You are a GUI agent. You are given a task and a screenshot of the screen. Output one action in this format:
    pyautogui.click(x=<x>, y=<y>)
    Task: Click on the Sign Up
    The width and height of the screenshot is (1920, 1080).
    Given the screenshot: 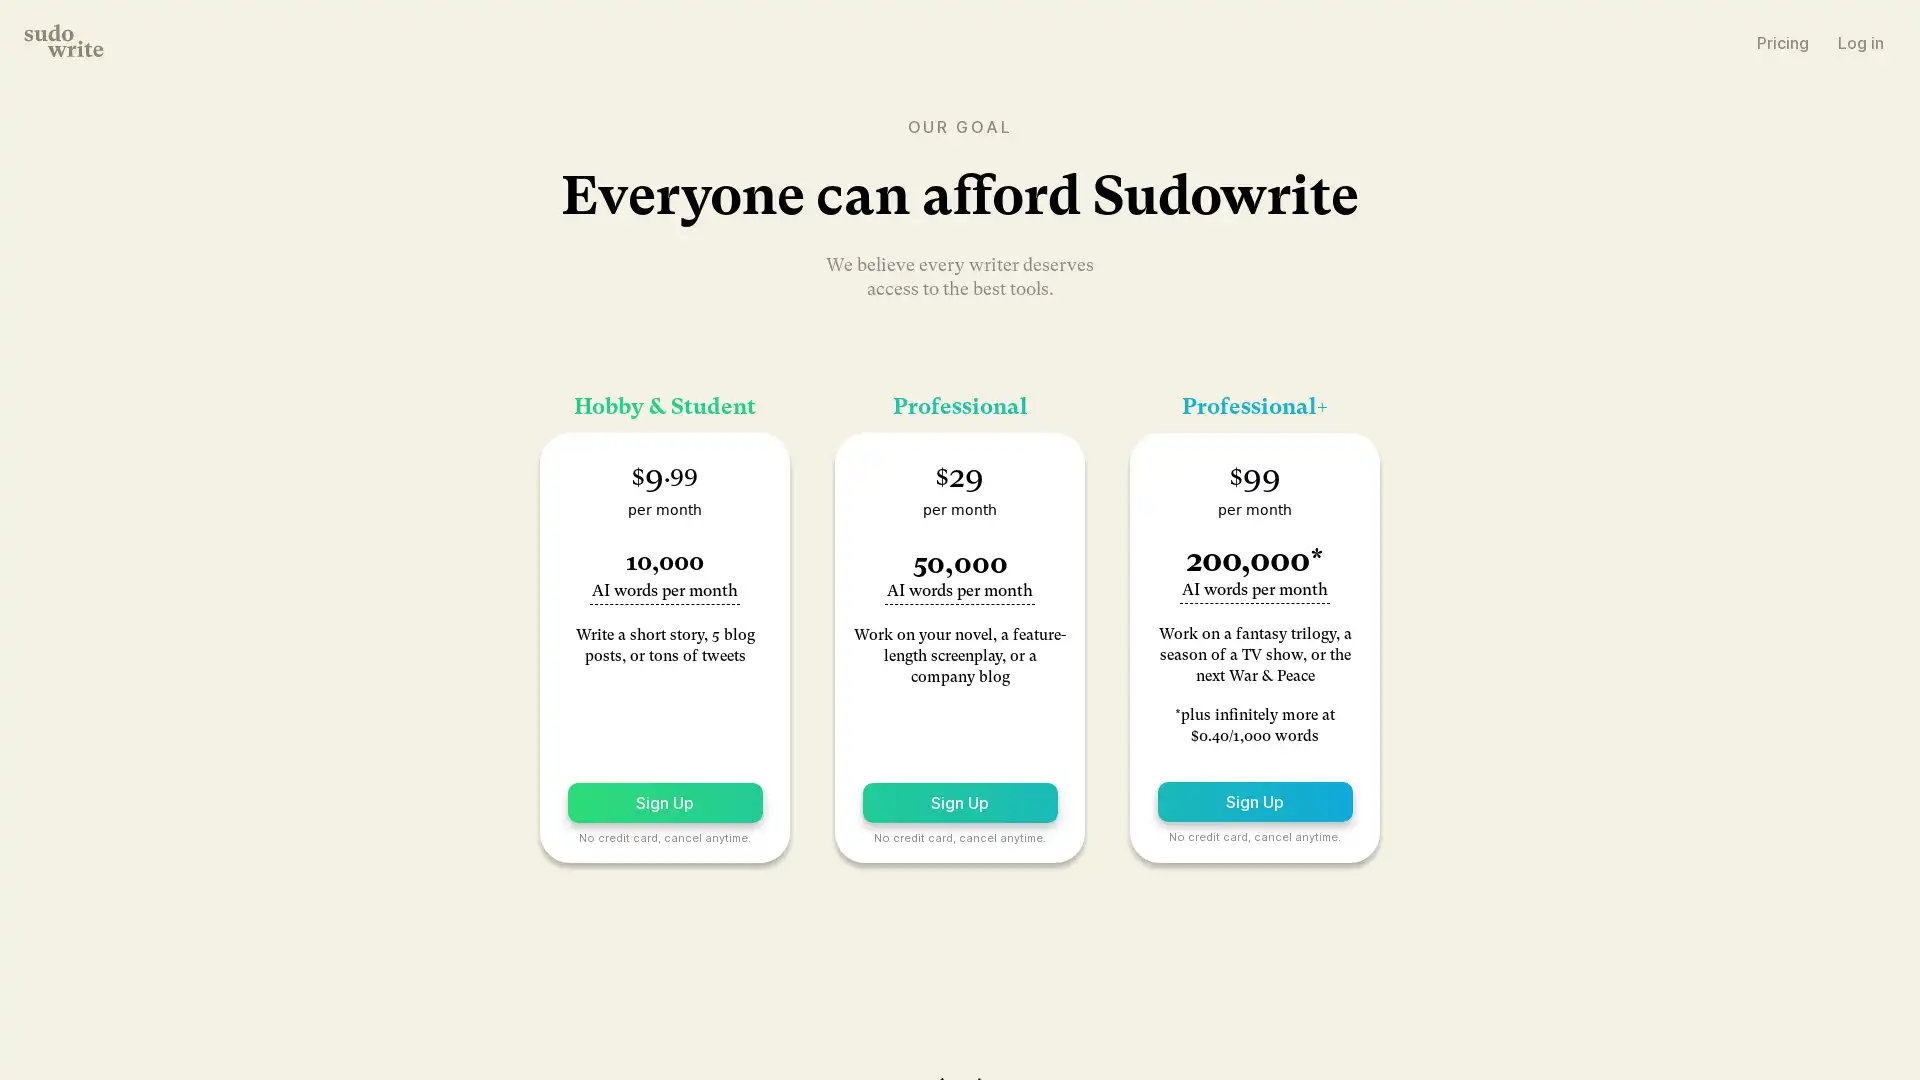 What is the action you would take?
    pyautogui.click(x=958, y=801)
    